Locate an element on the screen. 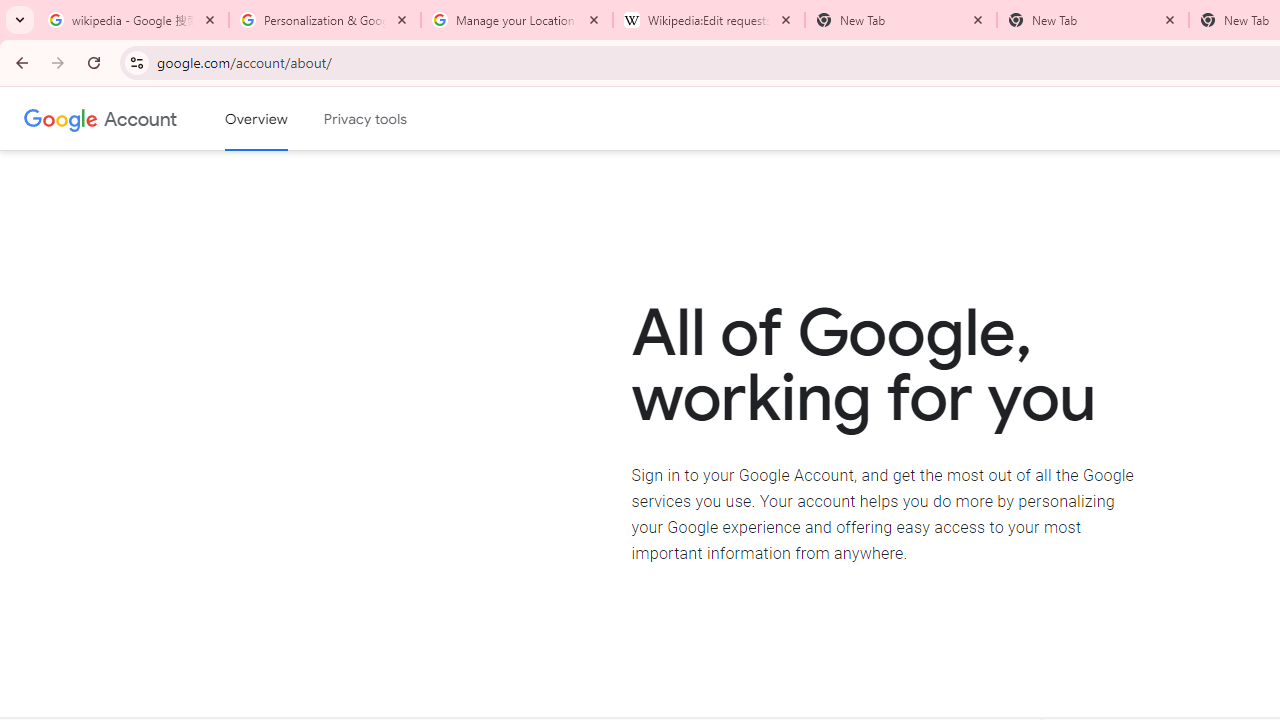 This screenshot has width=1280, height=720. 'Personalization & Google Search results - Google Search Help' is located at coordinates (325, 20).